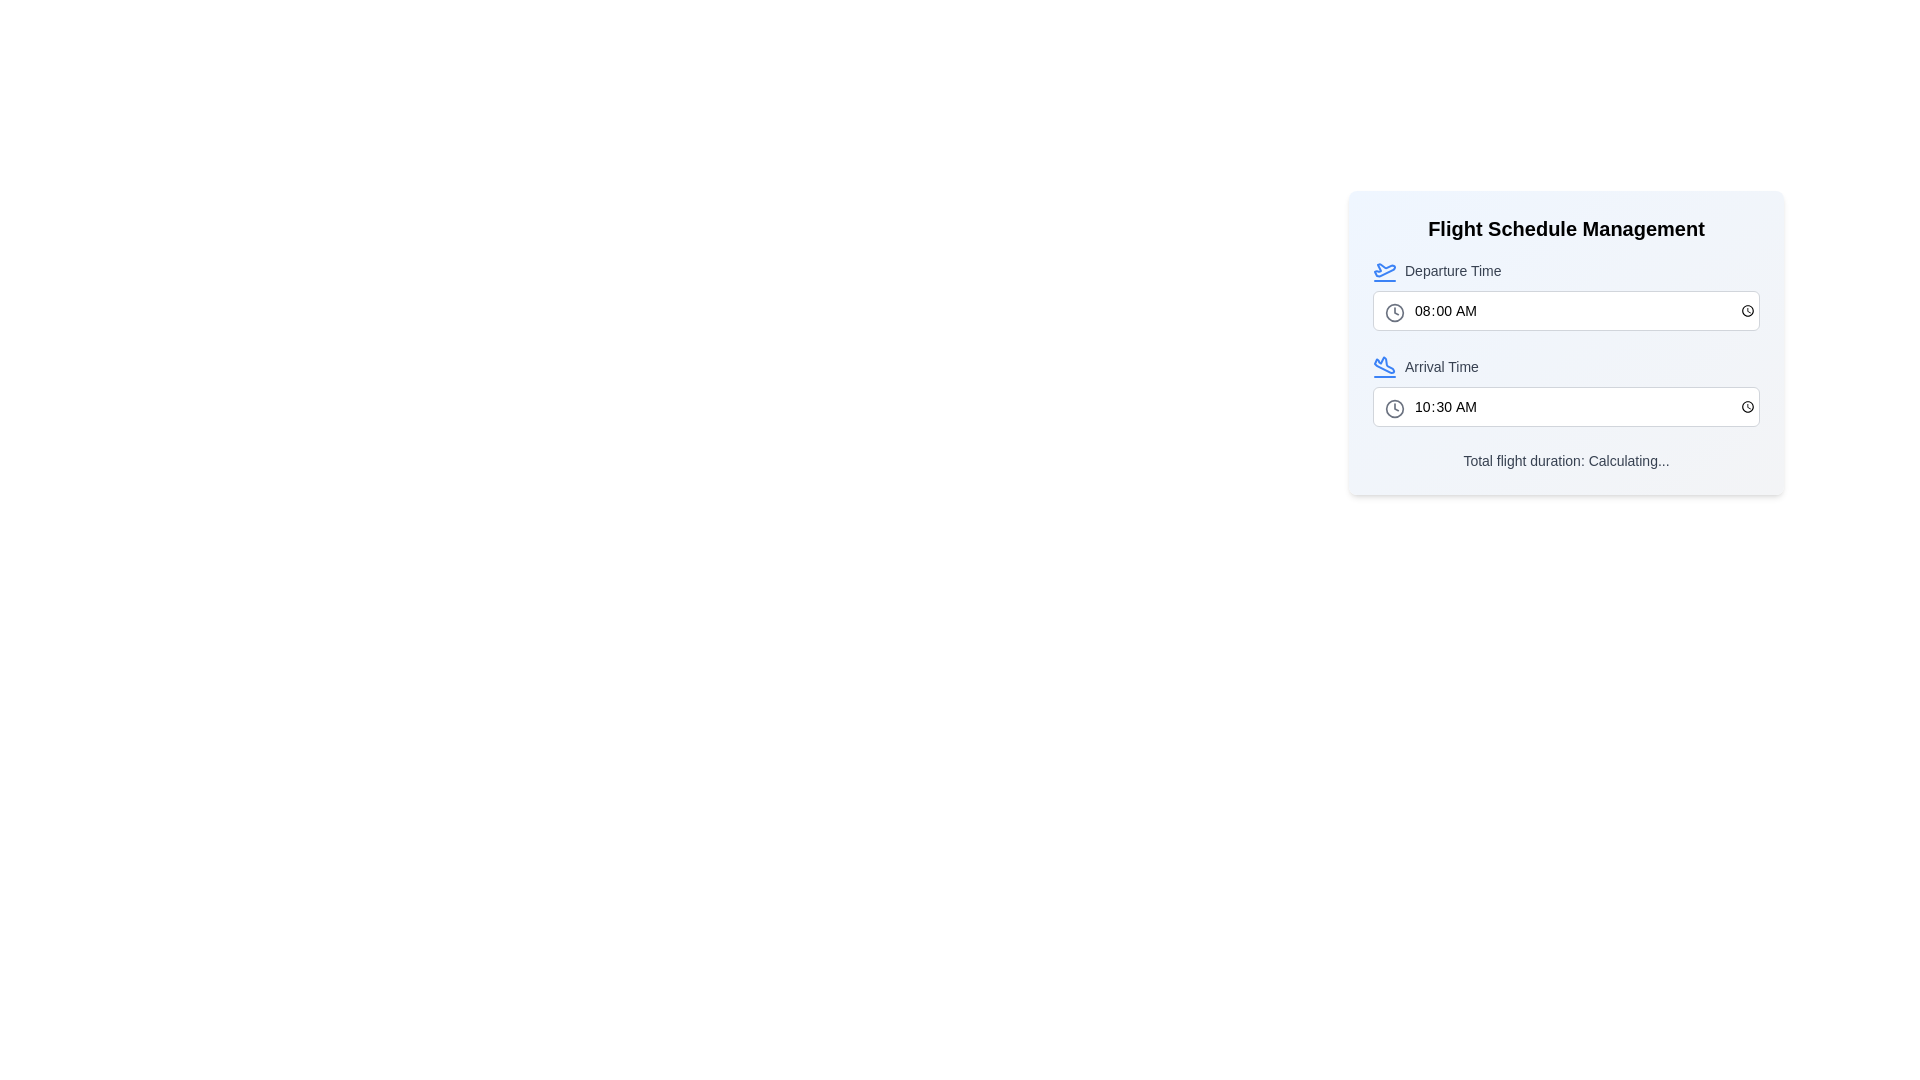 The width and height of the screenshot is (1920, 1080). What do you see at coordinates (1394, 407) in the screenshot?
I see `the decorative circle element that is part of the clock icon, located centrally within the clock icon adjacent to the 'Arrival Time' input field` at bounding box center [1394, 407].